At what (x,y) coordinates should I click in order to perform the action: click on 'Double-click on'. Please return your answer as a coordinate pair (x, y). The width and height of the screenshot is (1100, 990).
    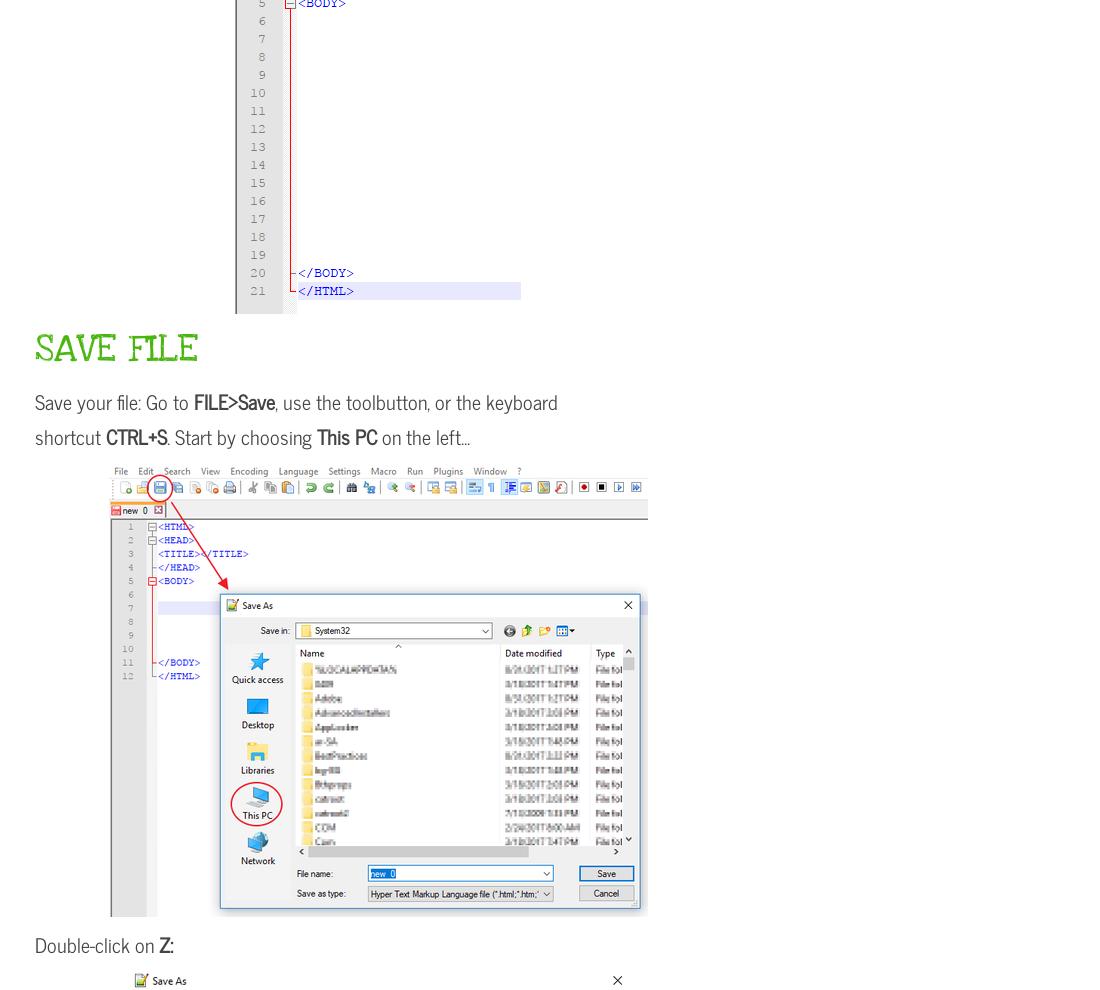
    Looking at the image, I should click on (97, 944).